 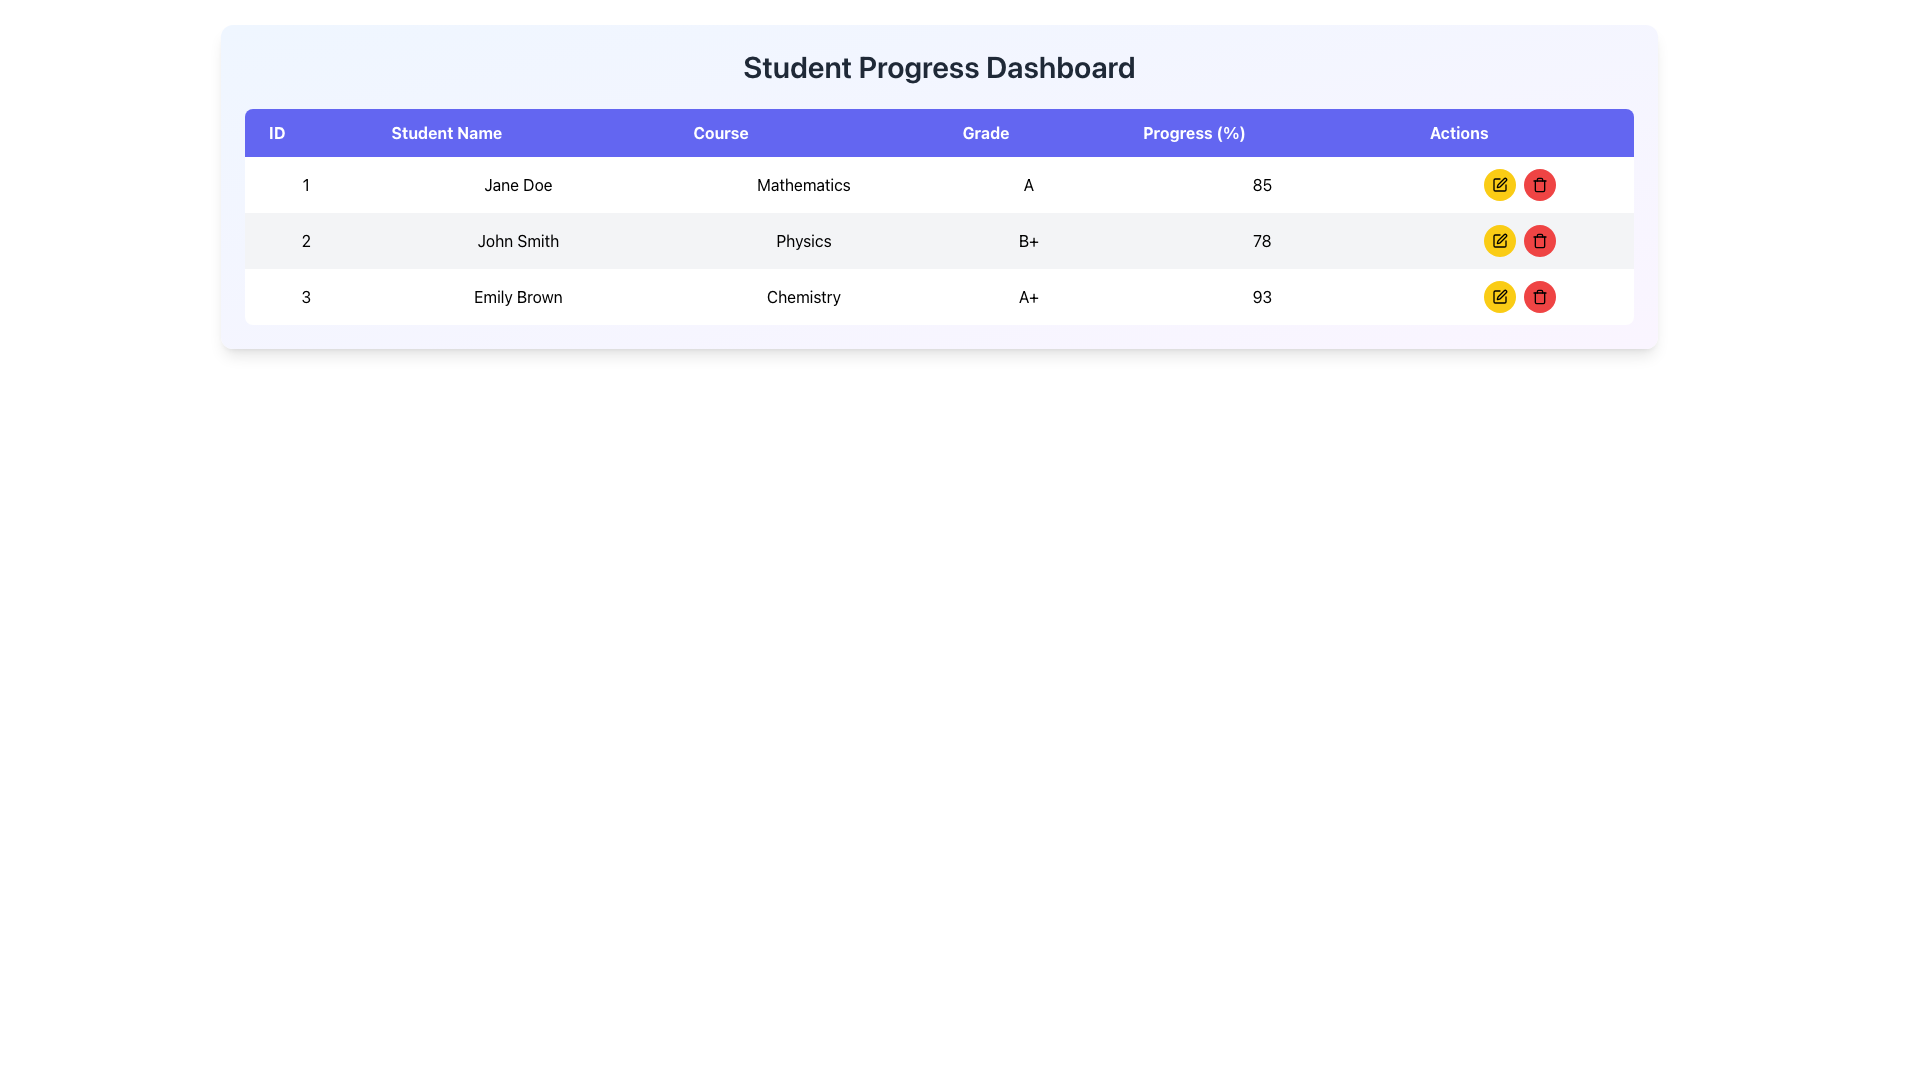 What do you see at coordinates (518, 239) in the screenshot?
I see `text displayed in the cell labeled 'Student Name' which shows 'John Smith' in black on a light gray background, located in the second row of the table` at bounding box center [518, 239].